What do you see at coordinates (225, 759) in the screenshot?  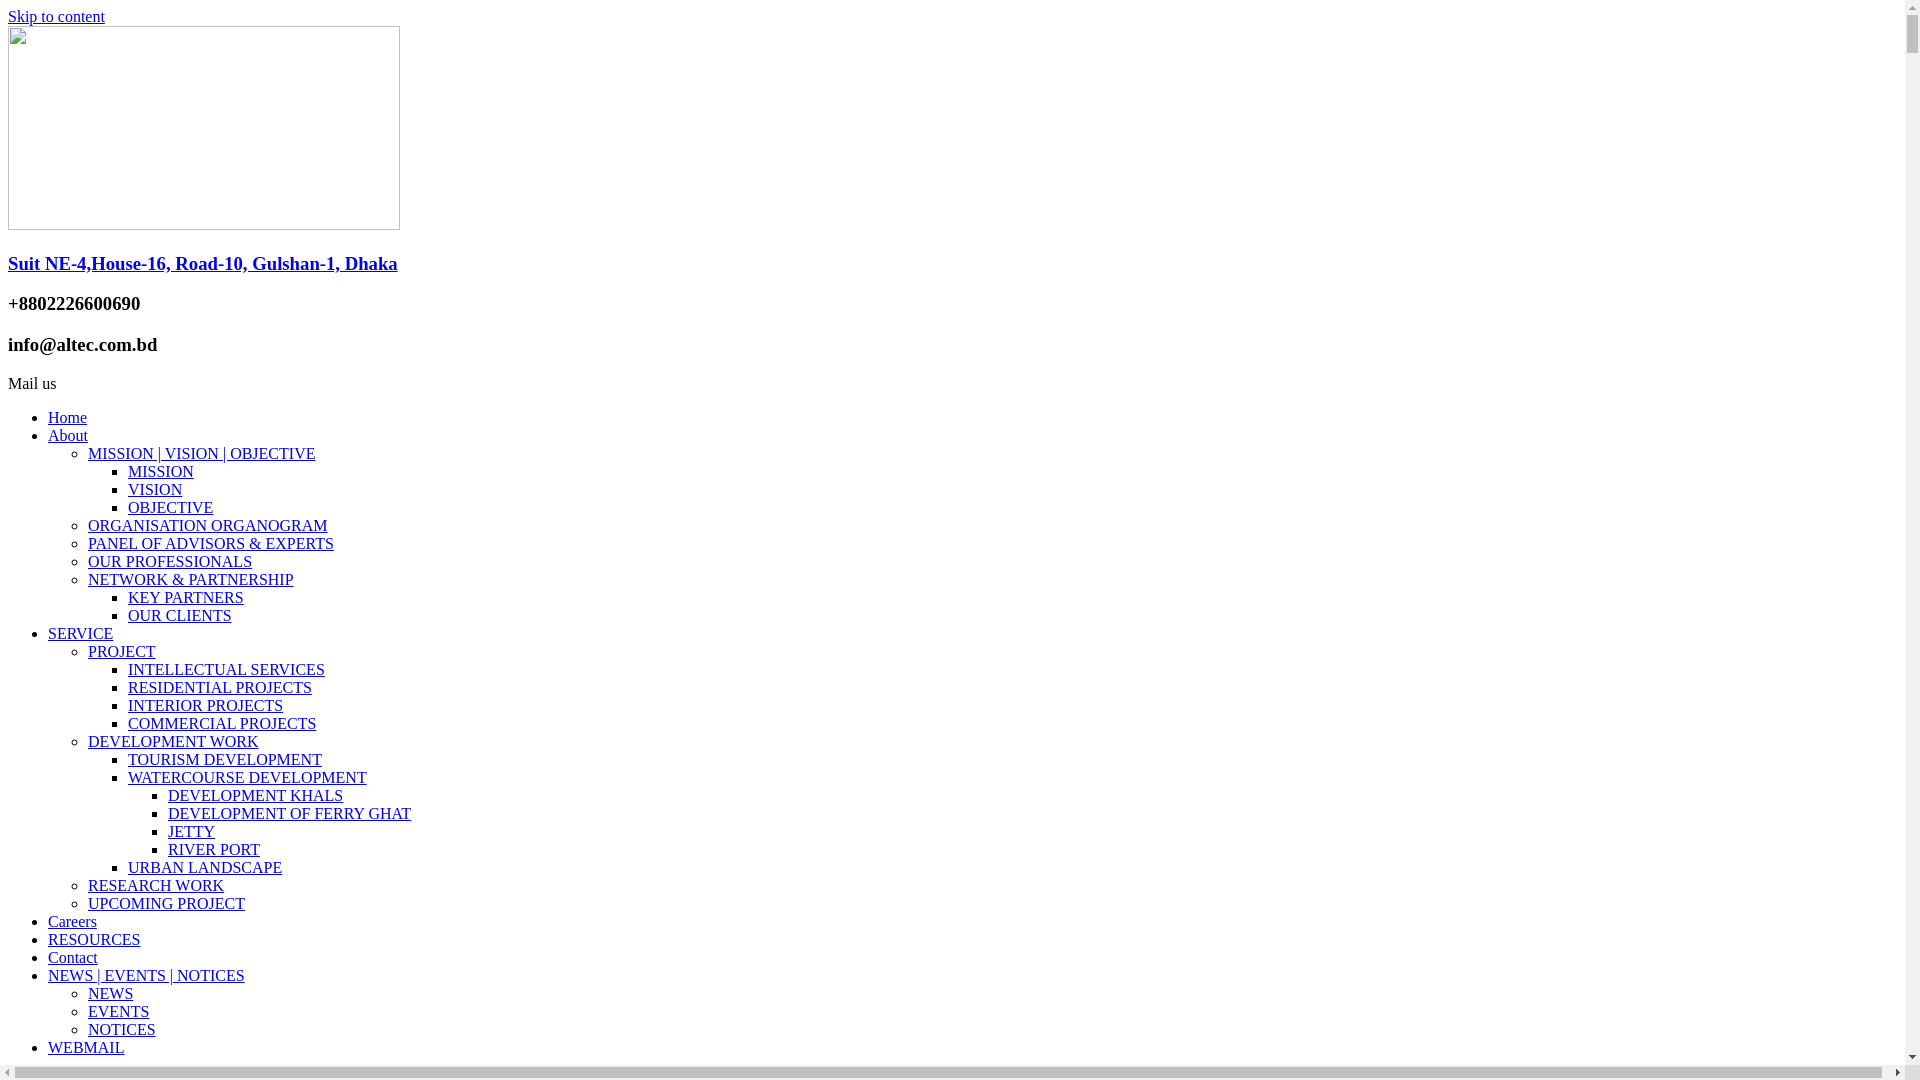 I see `'TOURISM DEVELOPMENT'` at bounding box center [225, 759].